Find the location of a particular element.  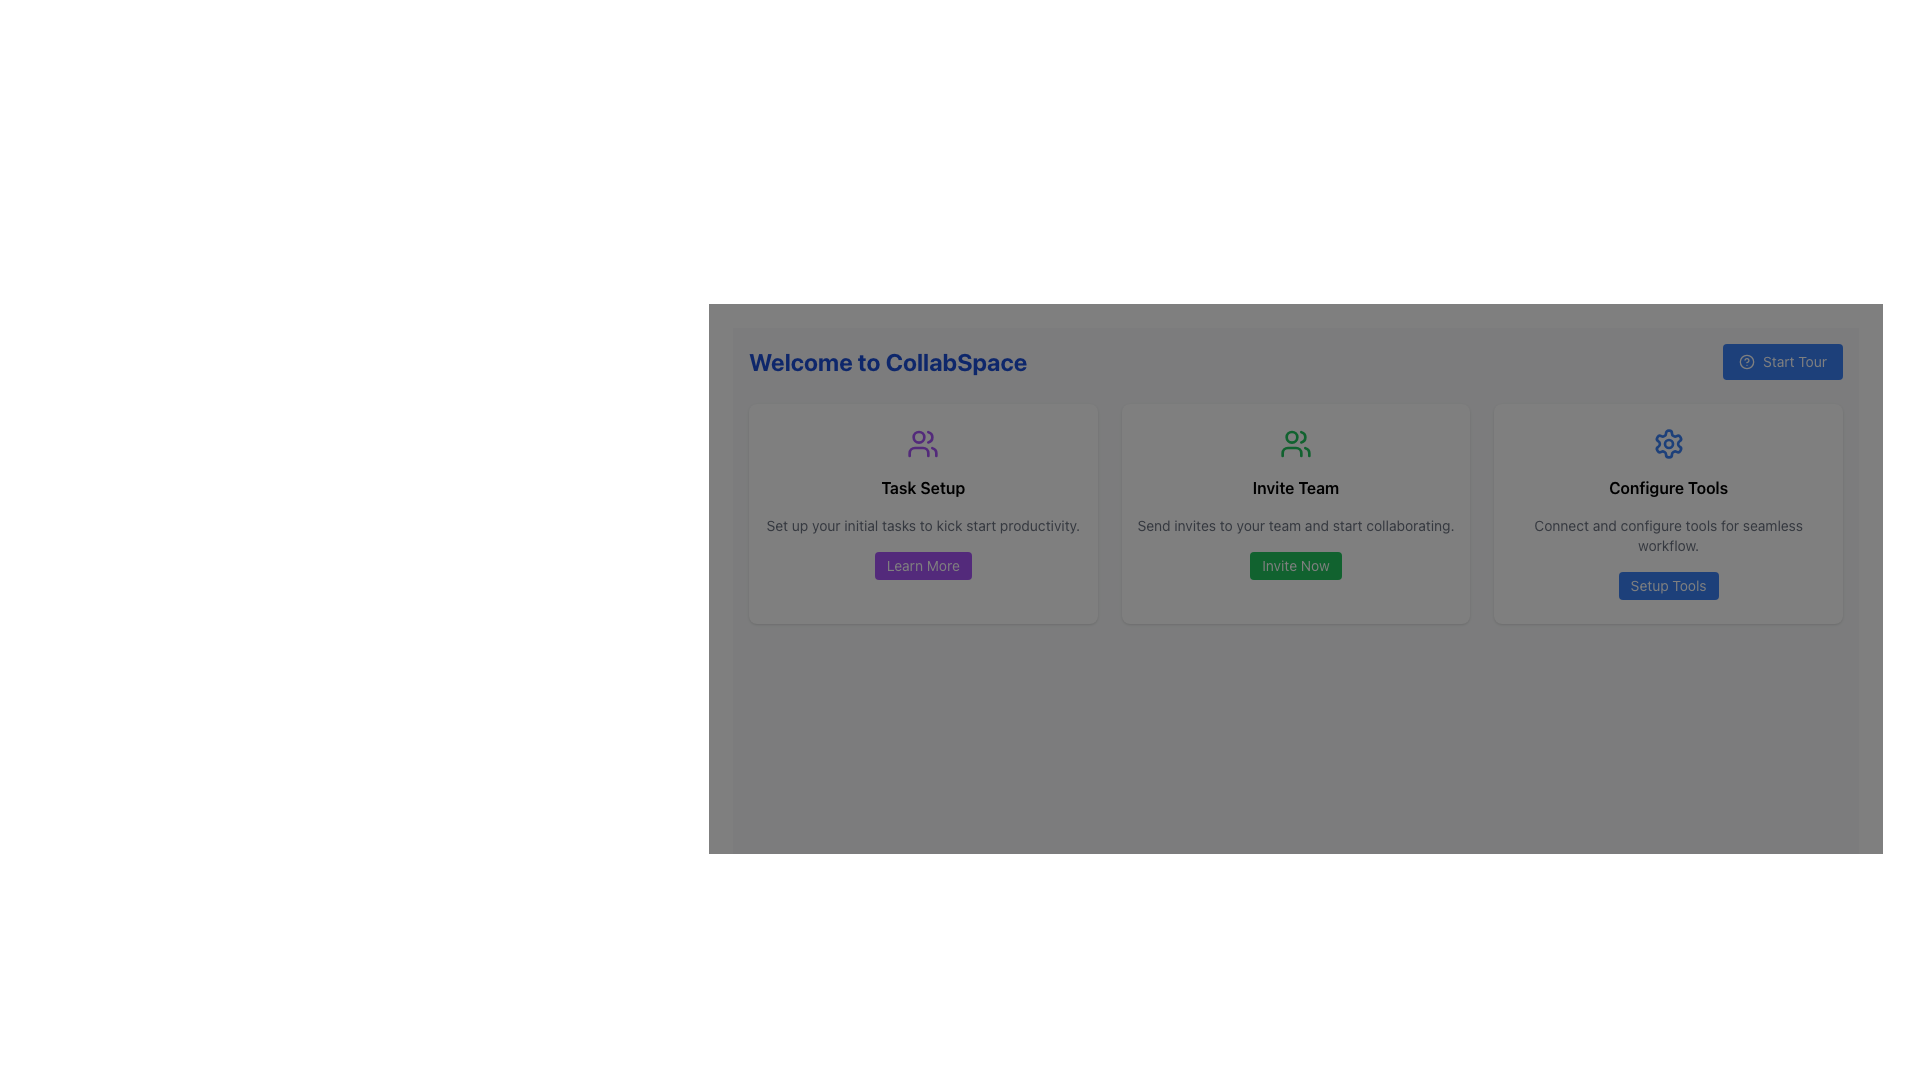

the text label that serves as a header for configuring tools, located in the rightmost card of the interface, centered below a gear icon and above a descriptive text and a blue button labeled 'Setup Tools' is located at coordinates (1668, 488).